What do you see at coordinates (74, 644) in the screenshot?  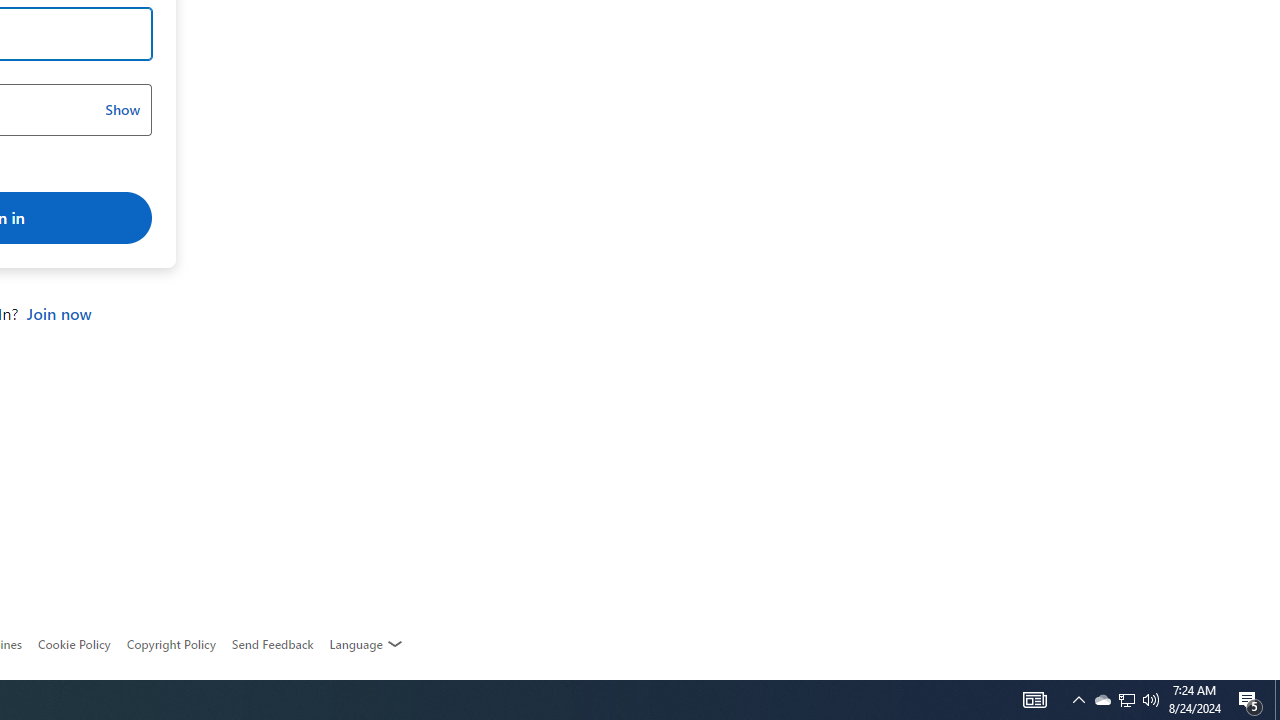 I see `'Cookie Policy'` at bounding box center [74, 644].